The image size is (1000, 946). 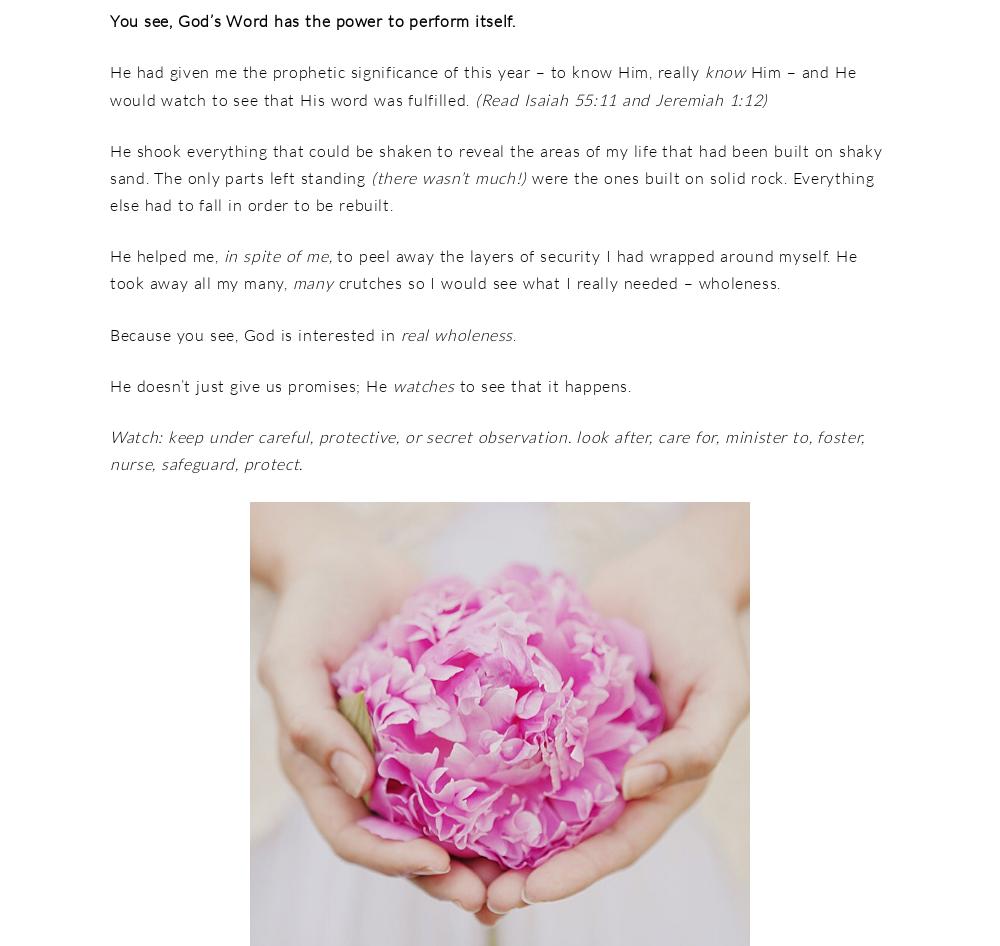 I want to click on '(Read Isaiah 55:11 and Jeremiah 1:12)', so click(x=617, y=98).